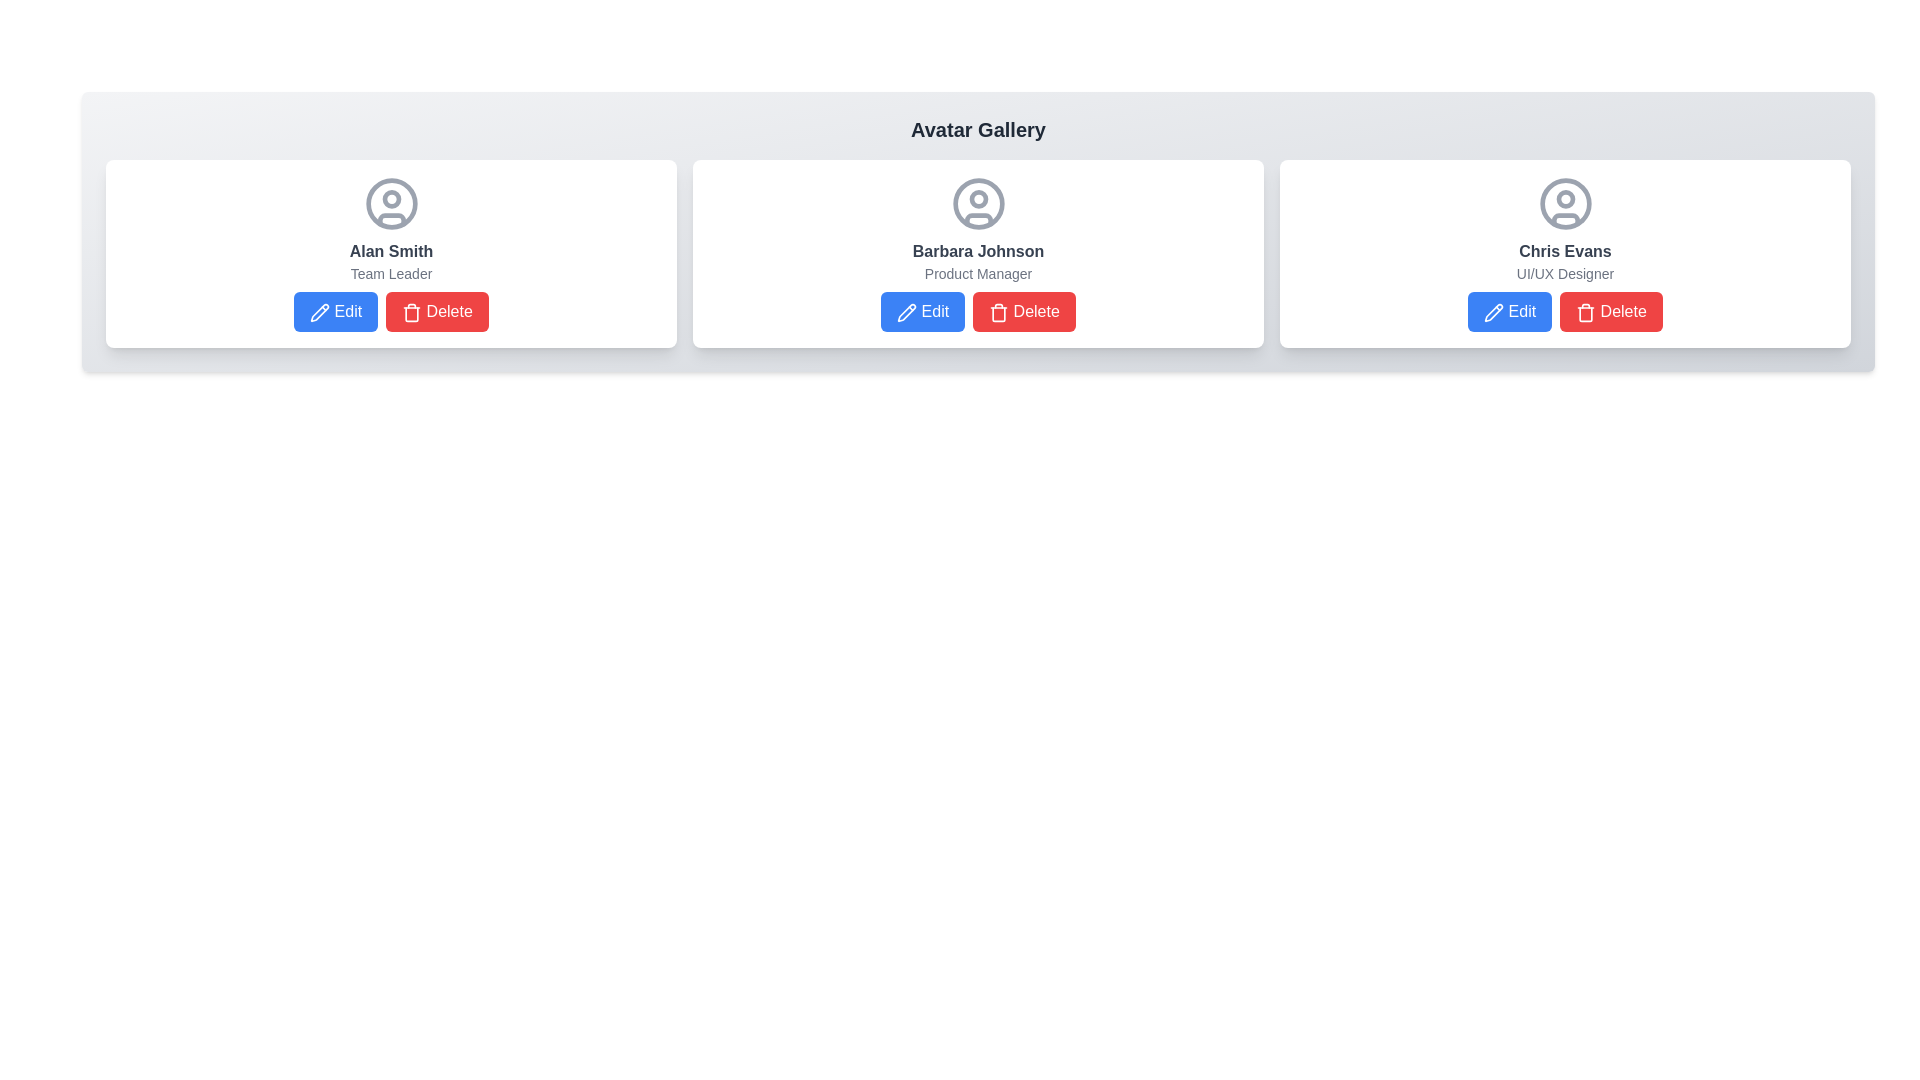  What do you see at coordinates (906, 312) in the screenshot?
I see `the pencil-shaped decorative icon representing the editing function located within the 'Edit' button for user 'Barbara Johnson'` at bounding box center [906, 312].